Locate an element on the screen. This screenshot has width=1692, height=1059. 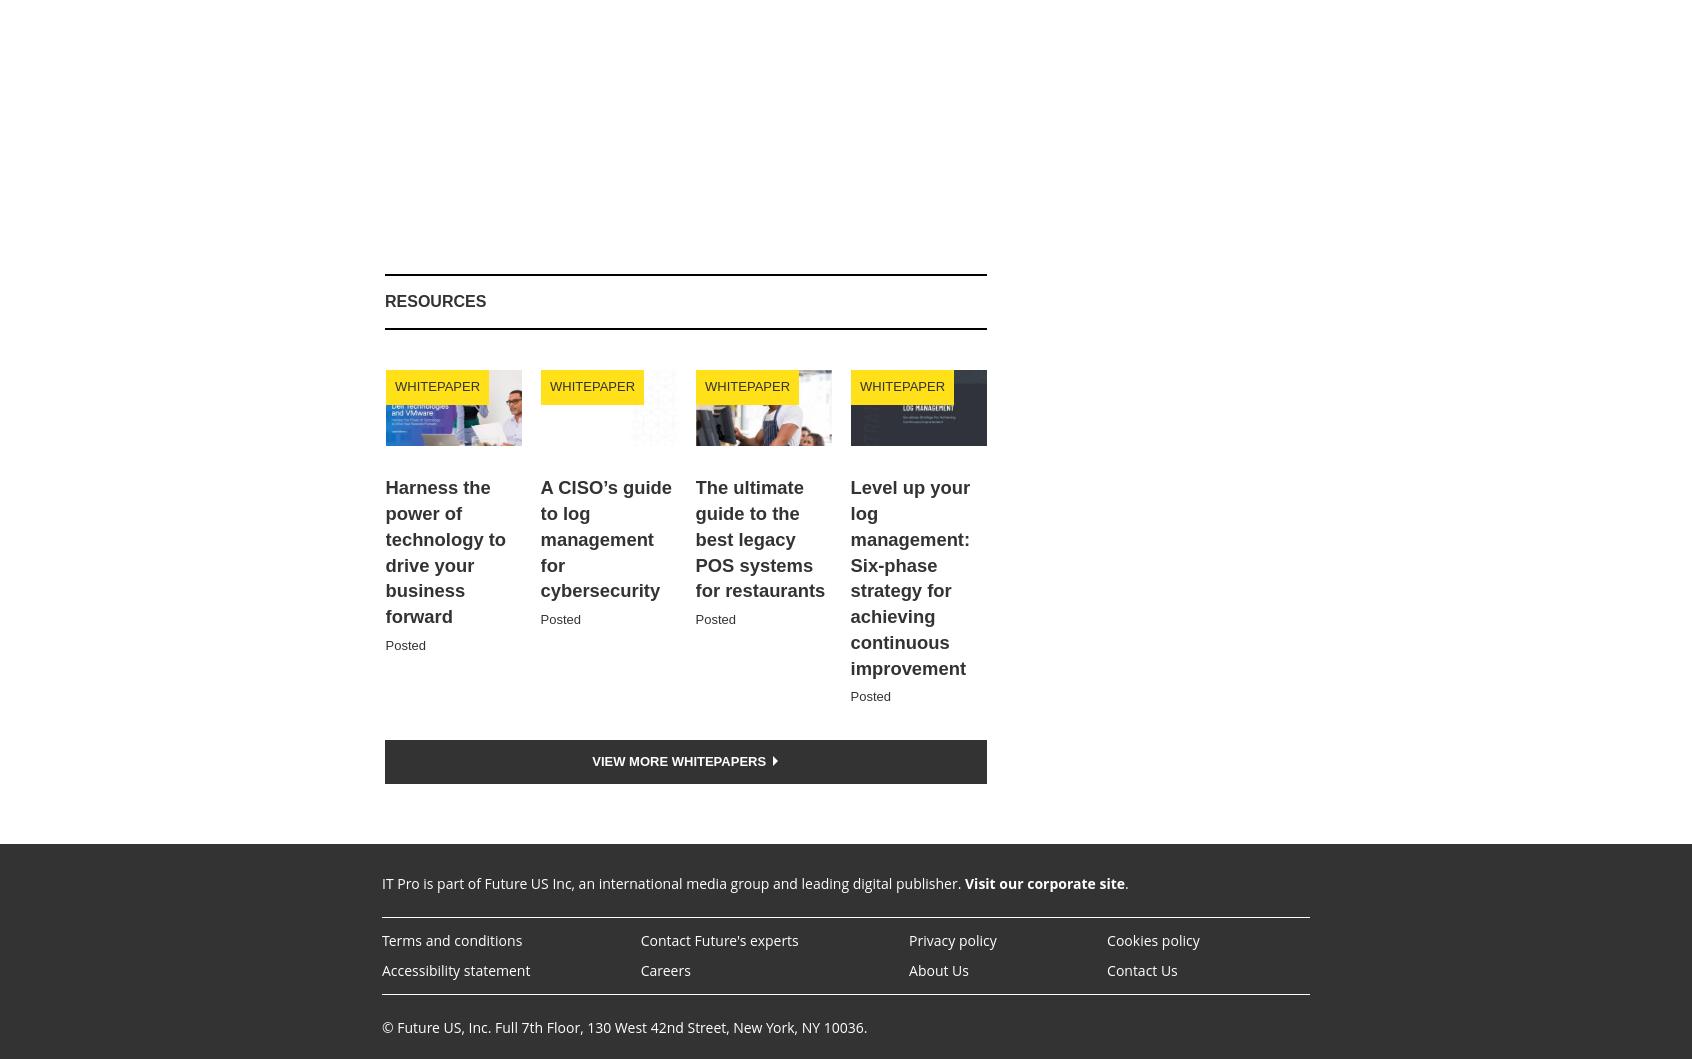
'Privacy policy' is located at coordinates (907, 940).